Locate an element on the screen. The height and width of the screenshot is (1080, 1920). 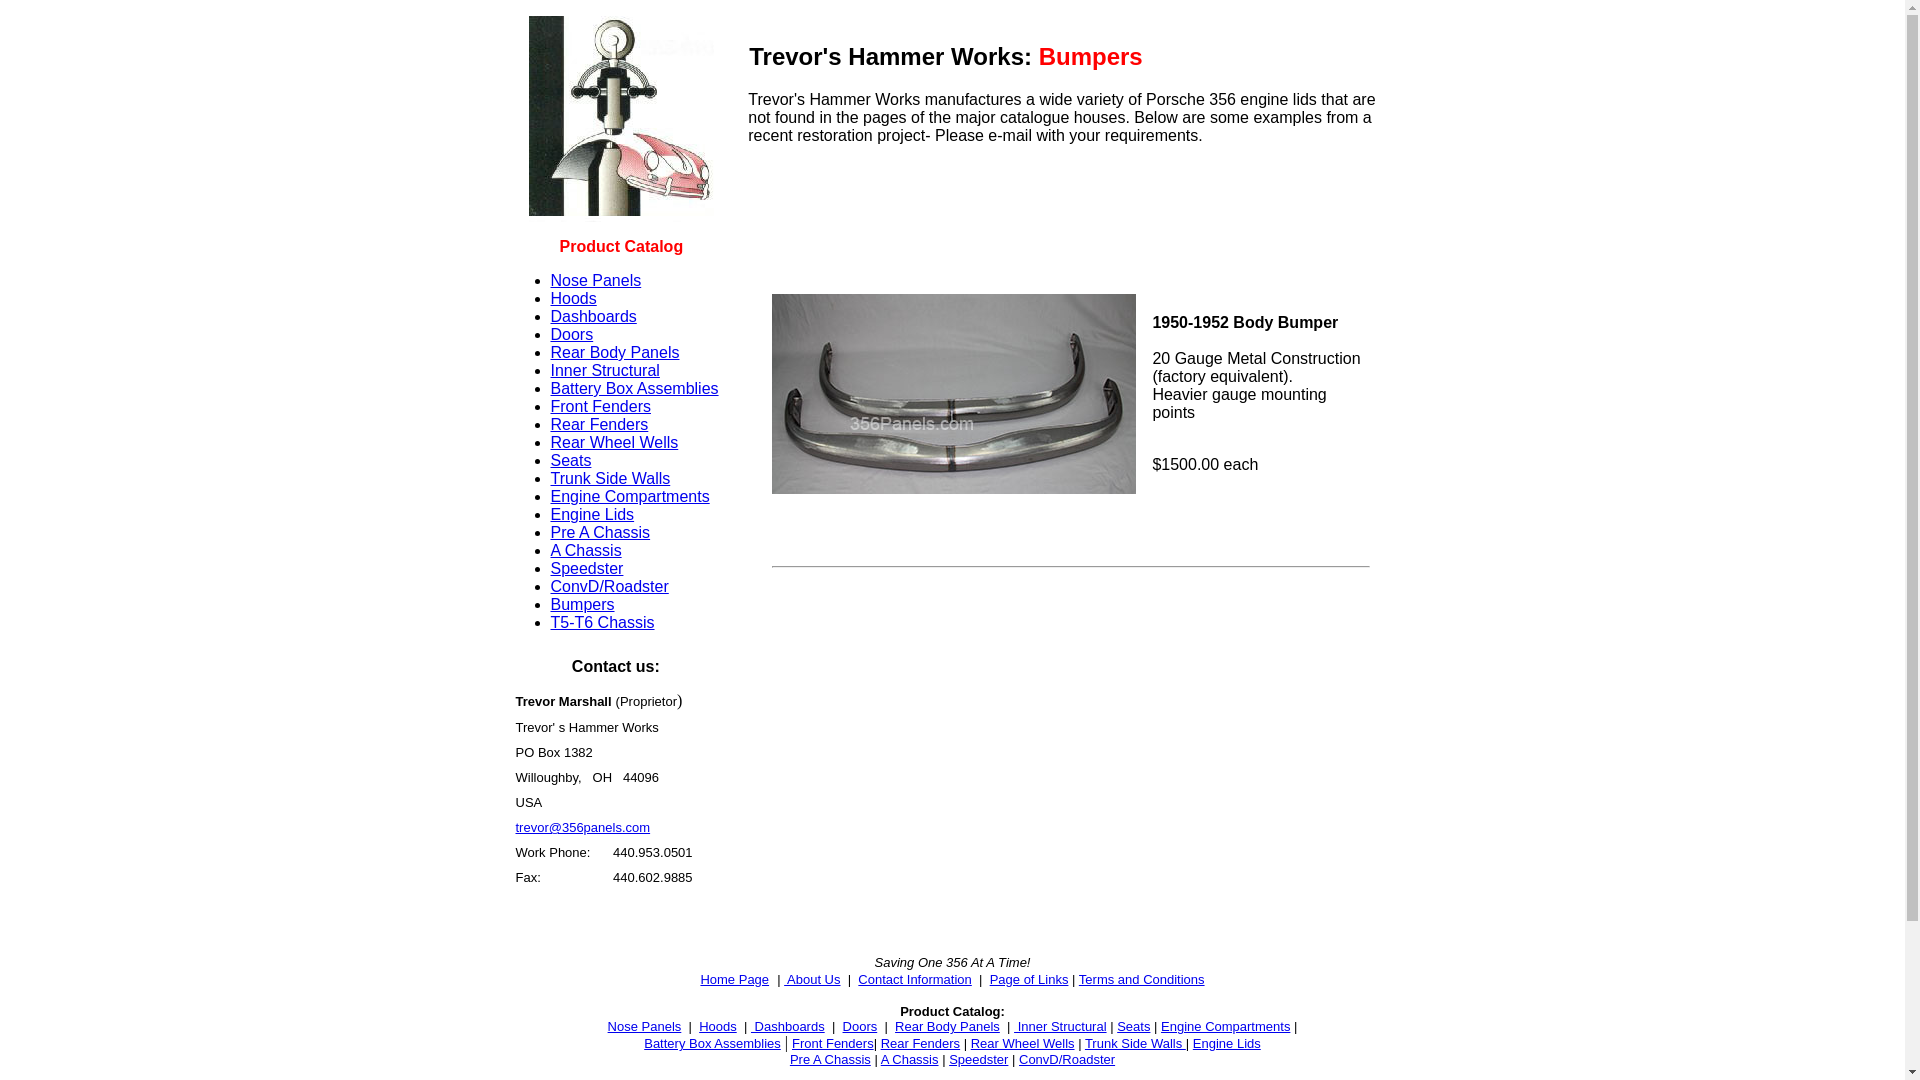
'Page of Links' is located at coordinates (1029, 978).